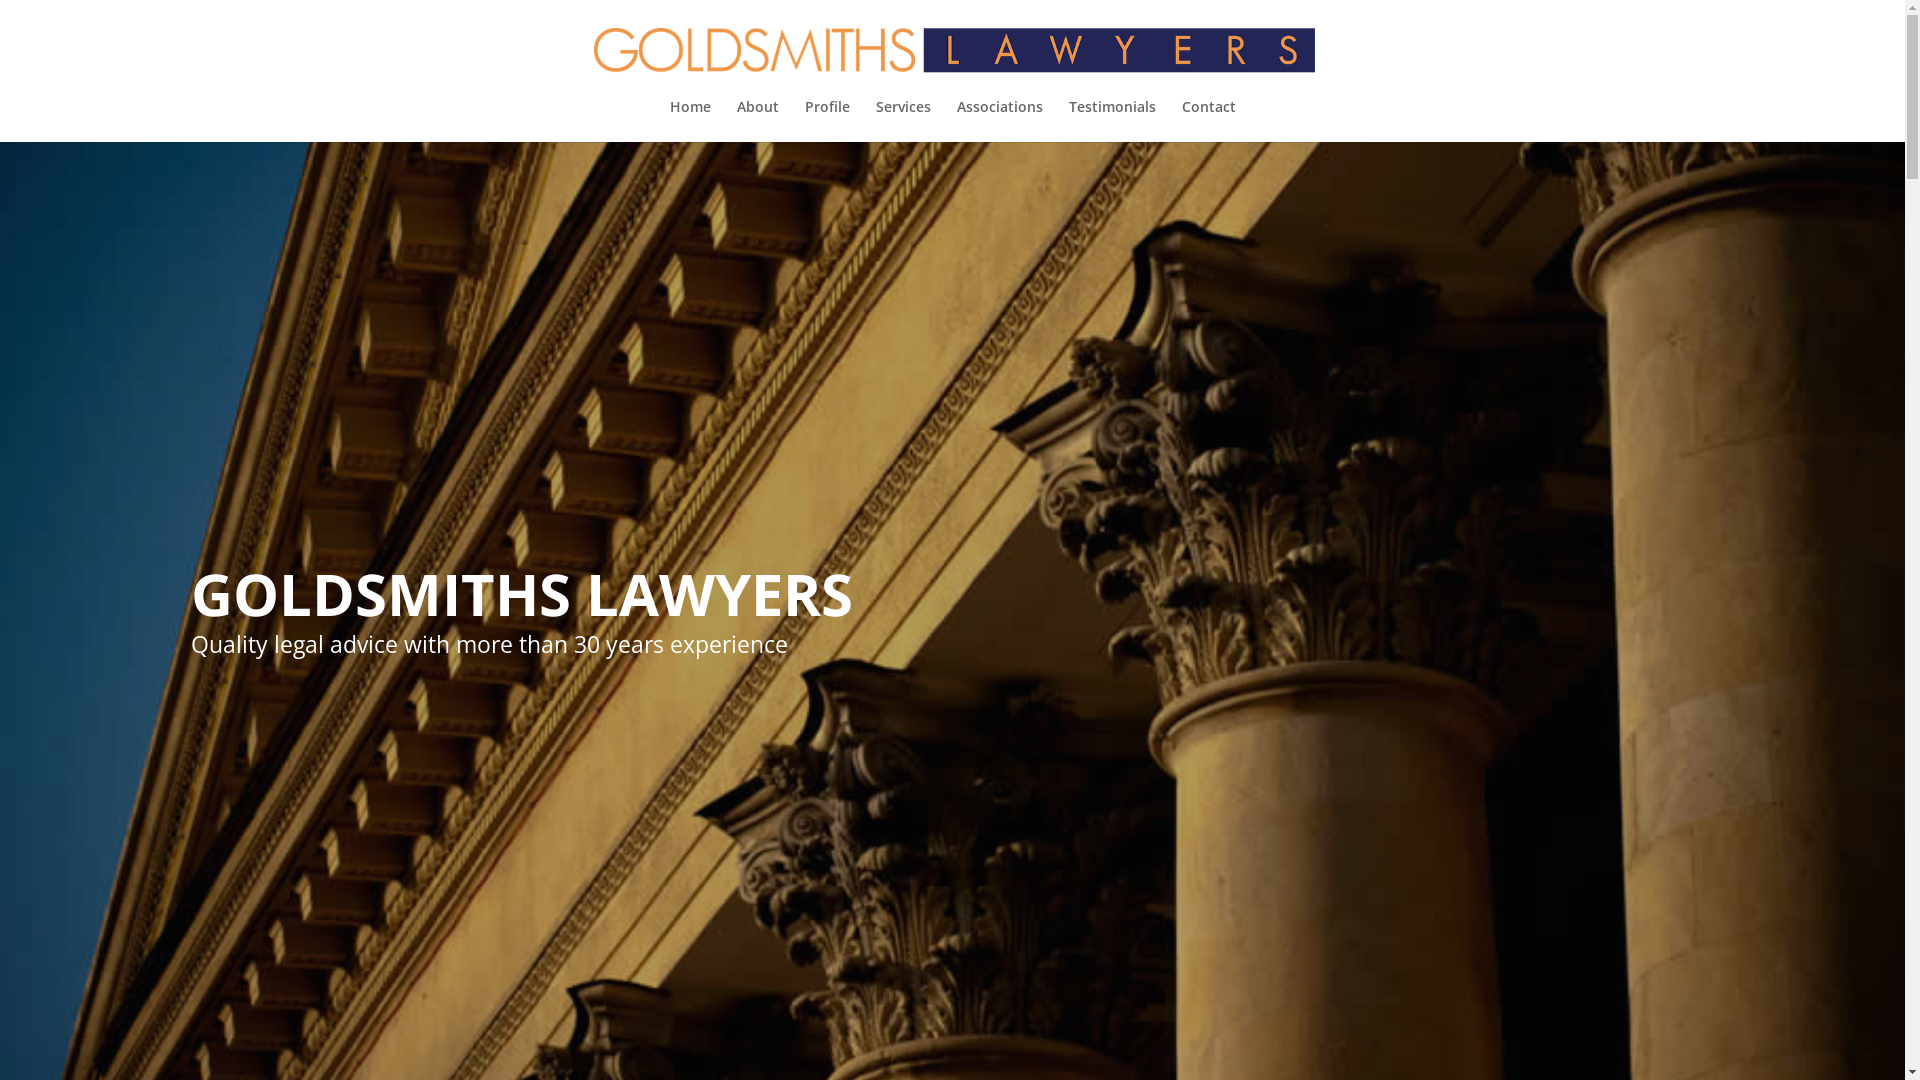  What do you see at coordinates (826, 120) in the screenshot?
I see `'Profile'` at bounding box center [826, 120].